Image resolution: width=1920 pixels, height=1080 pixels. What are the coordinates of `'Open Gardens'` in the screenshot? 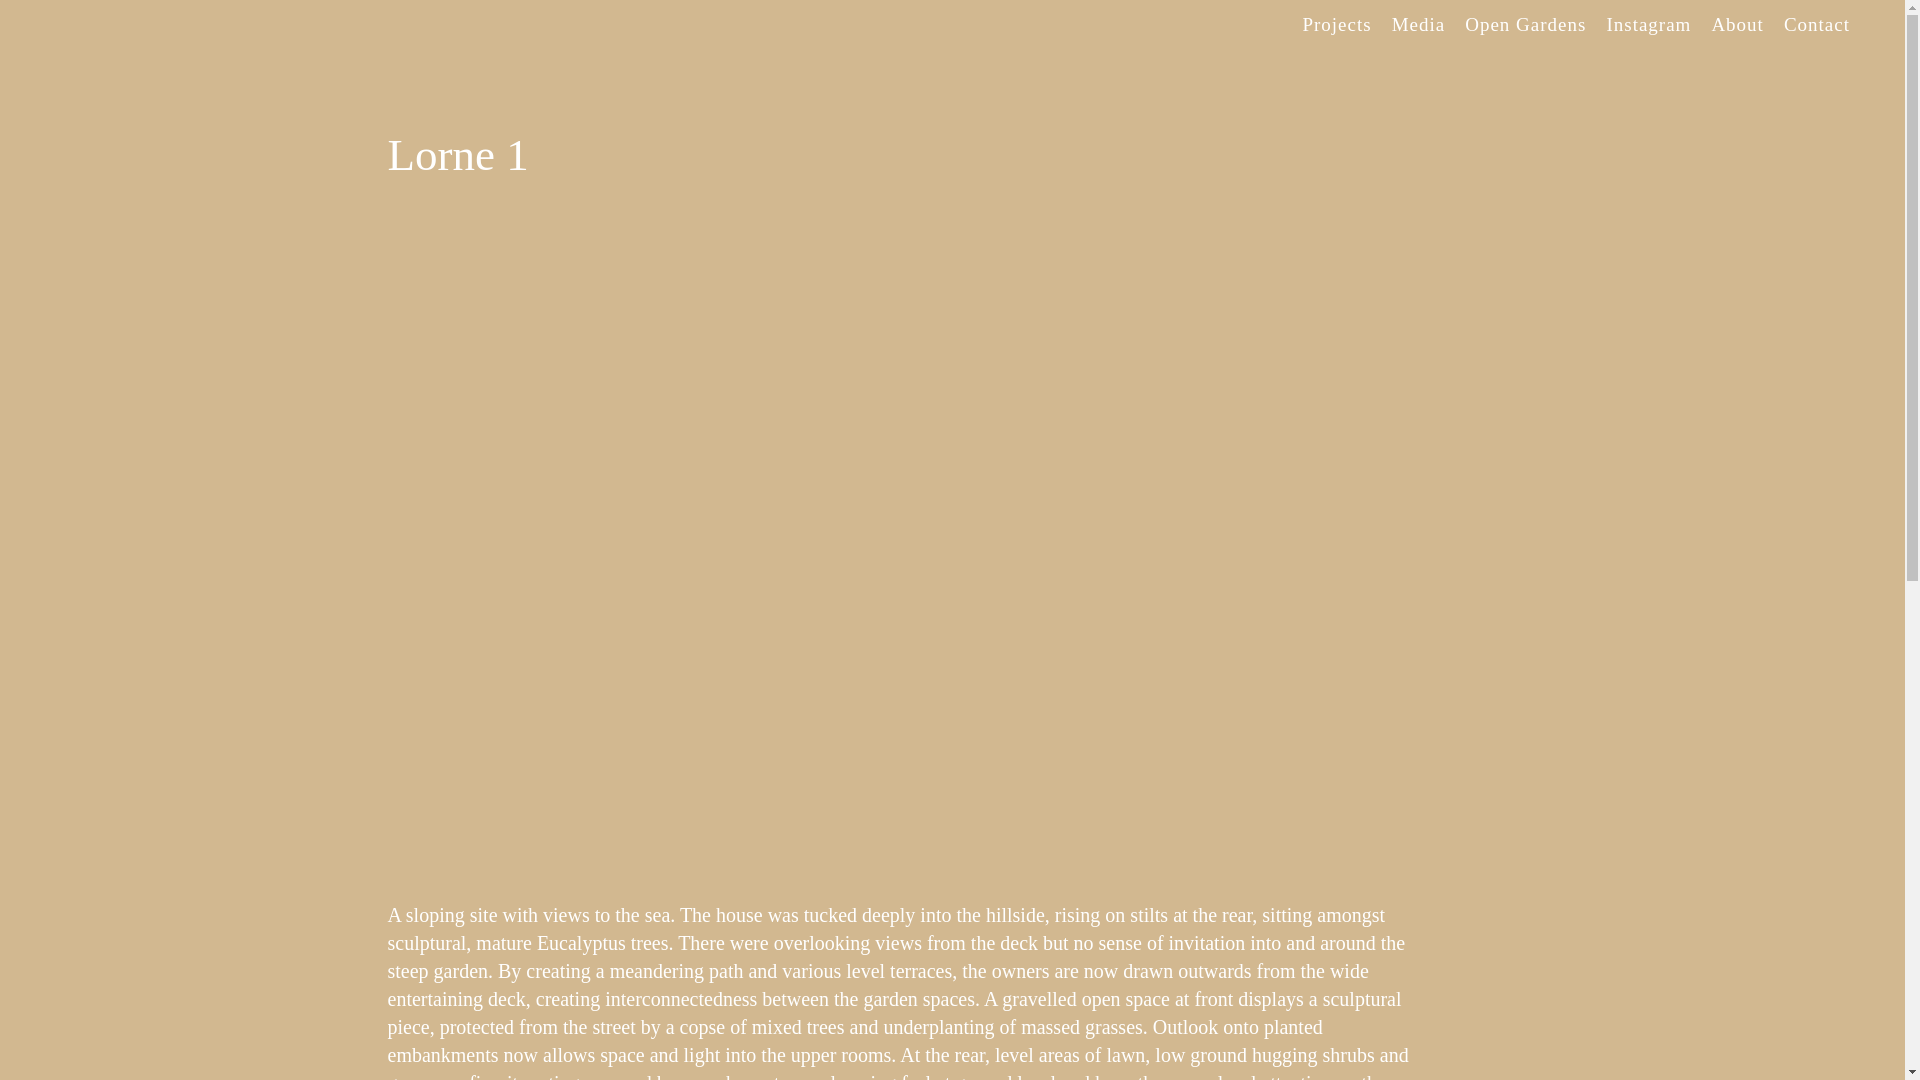 It's located at (1524, 24).